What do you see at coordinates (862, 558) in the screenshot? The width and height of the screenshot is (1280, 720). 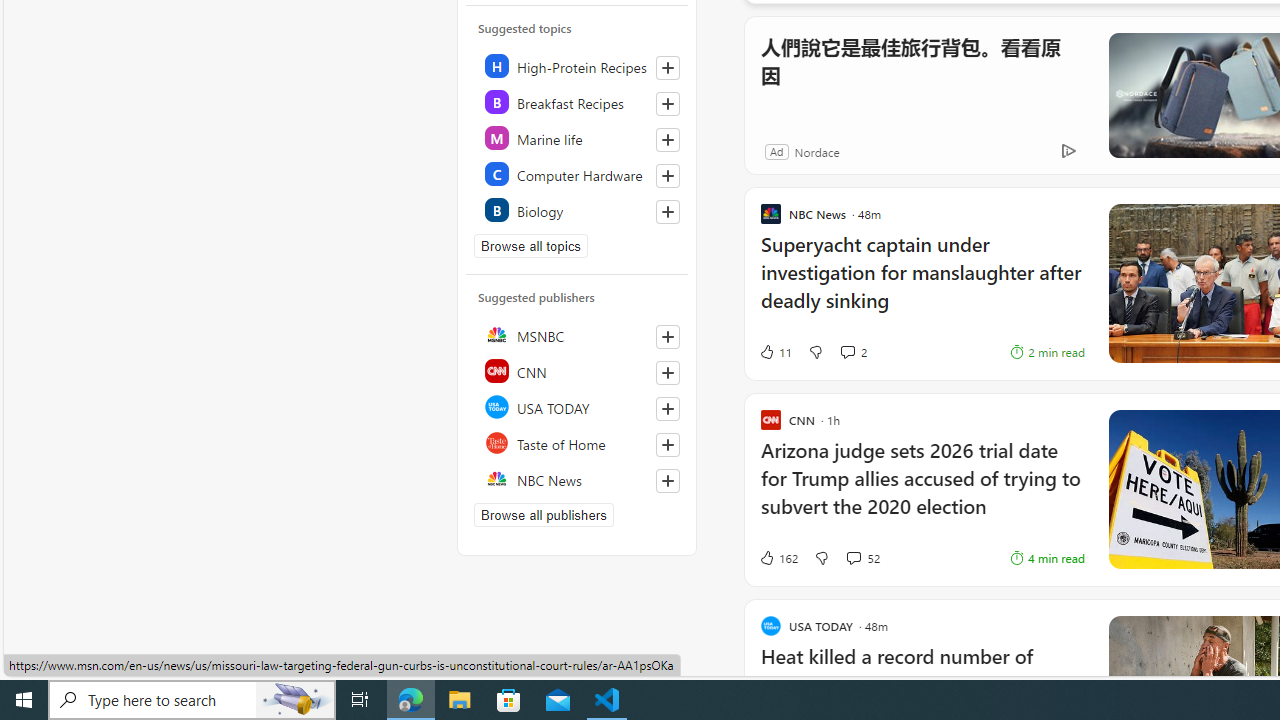 I see `'View comments 52 Comment'` at bounding box center [862, 558].